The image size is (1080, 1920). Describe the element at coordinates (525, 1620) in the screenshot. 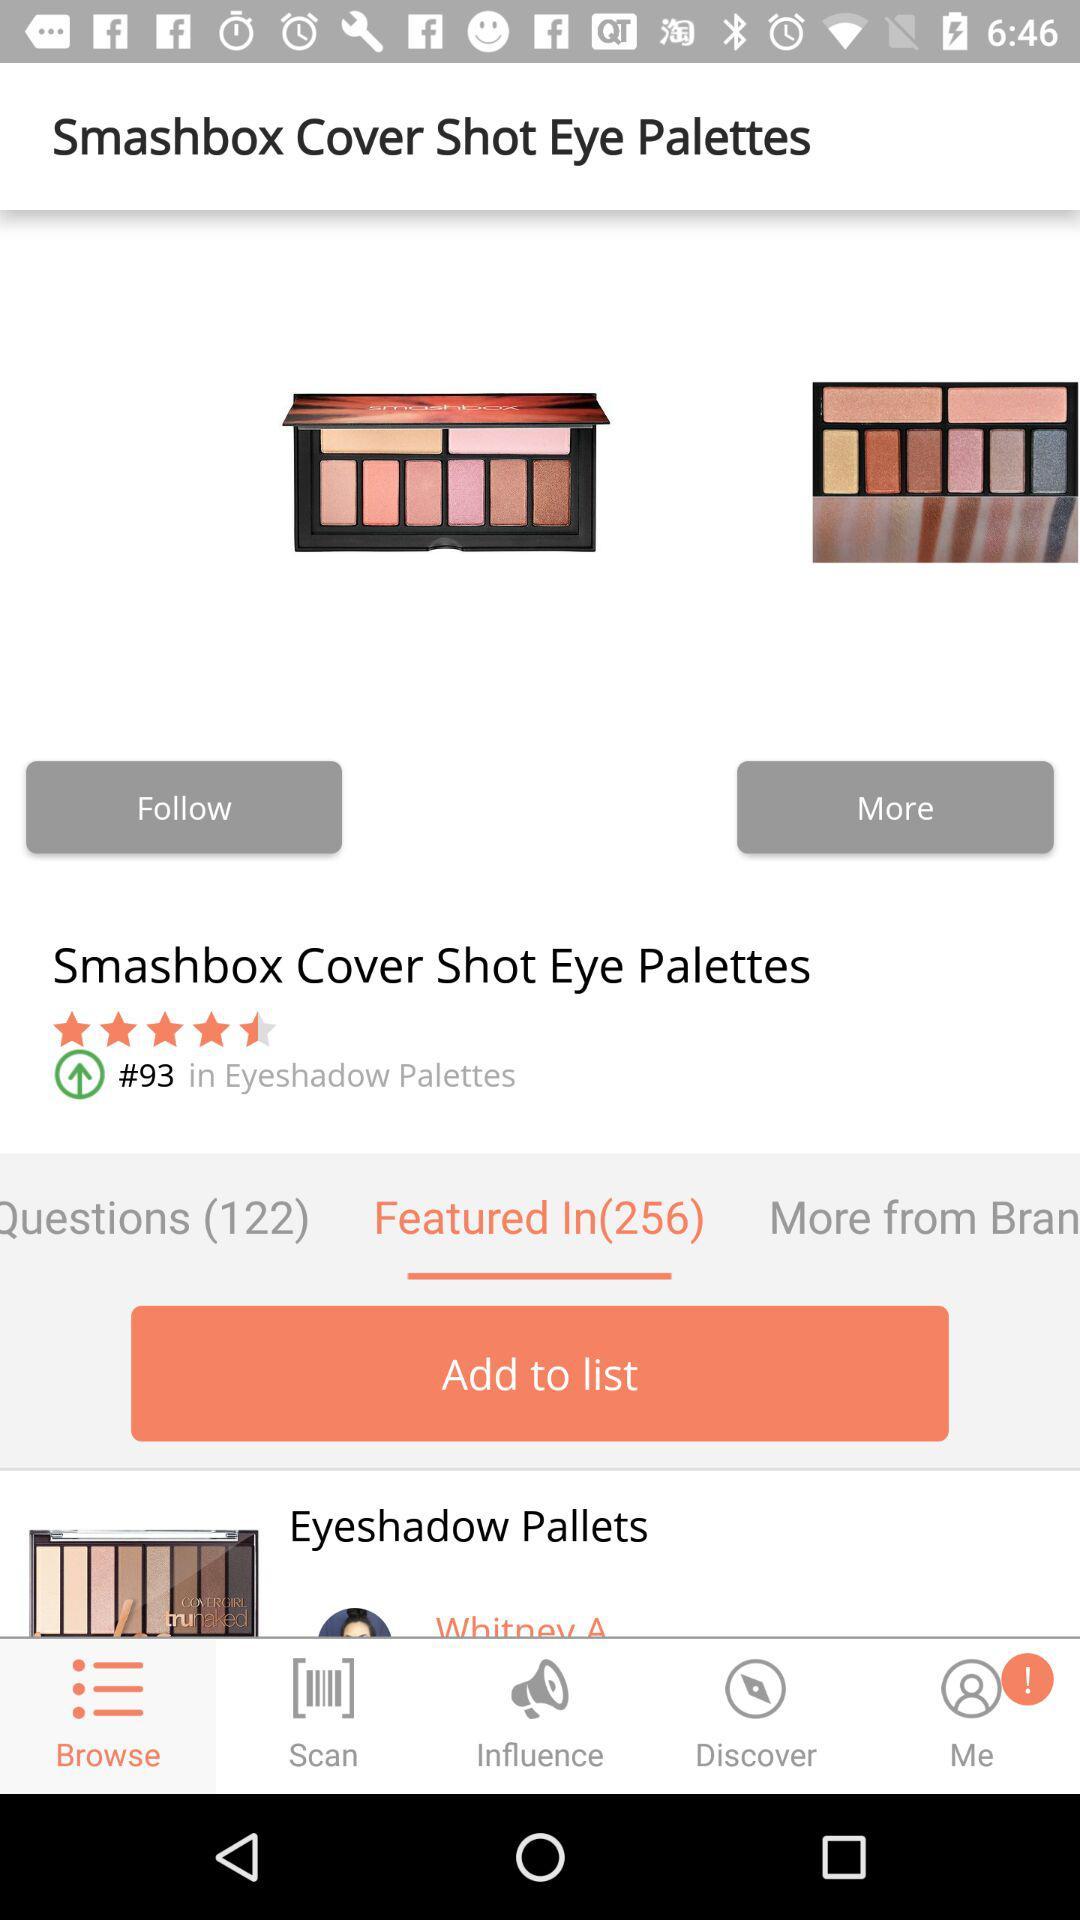

I see `item next to the ! item` at that location.